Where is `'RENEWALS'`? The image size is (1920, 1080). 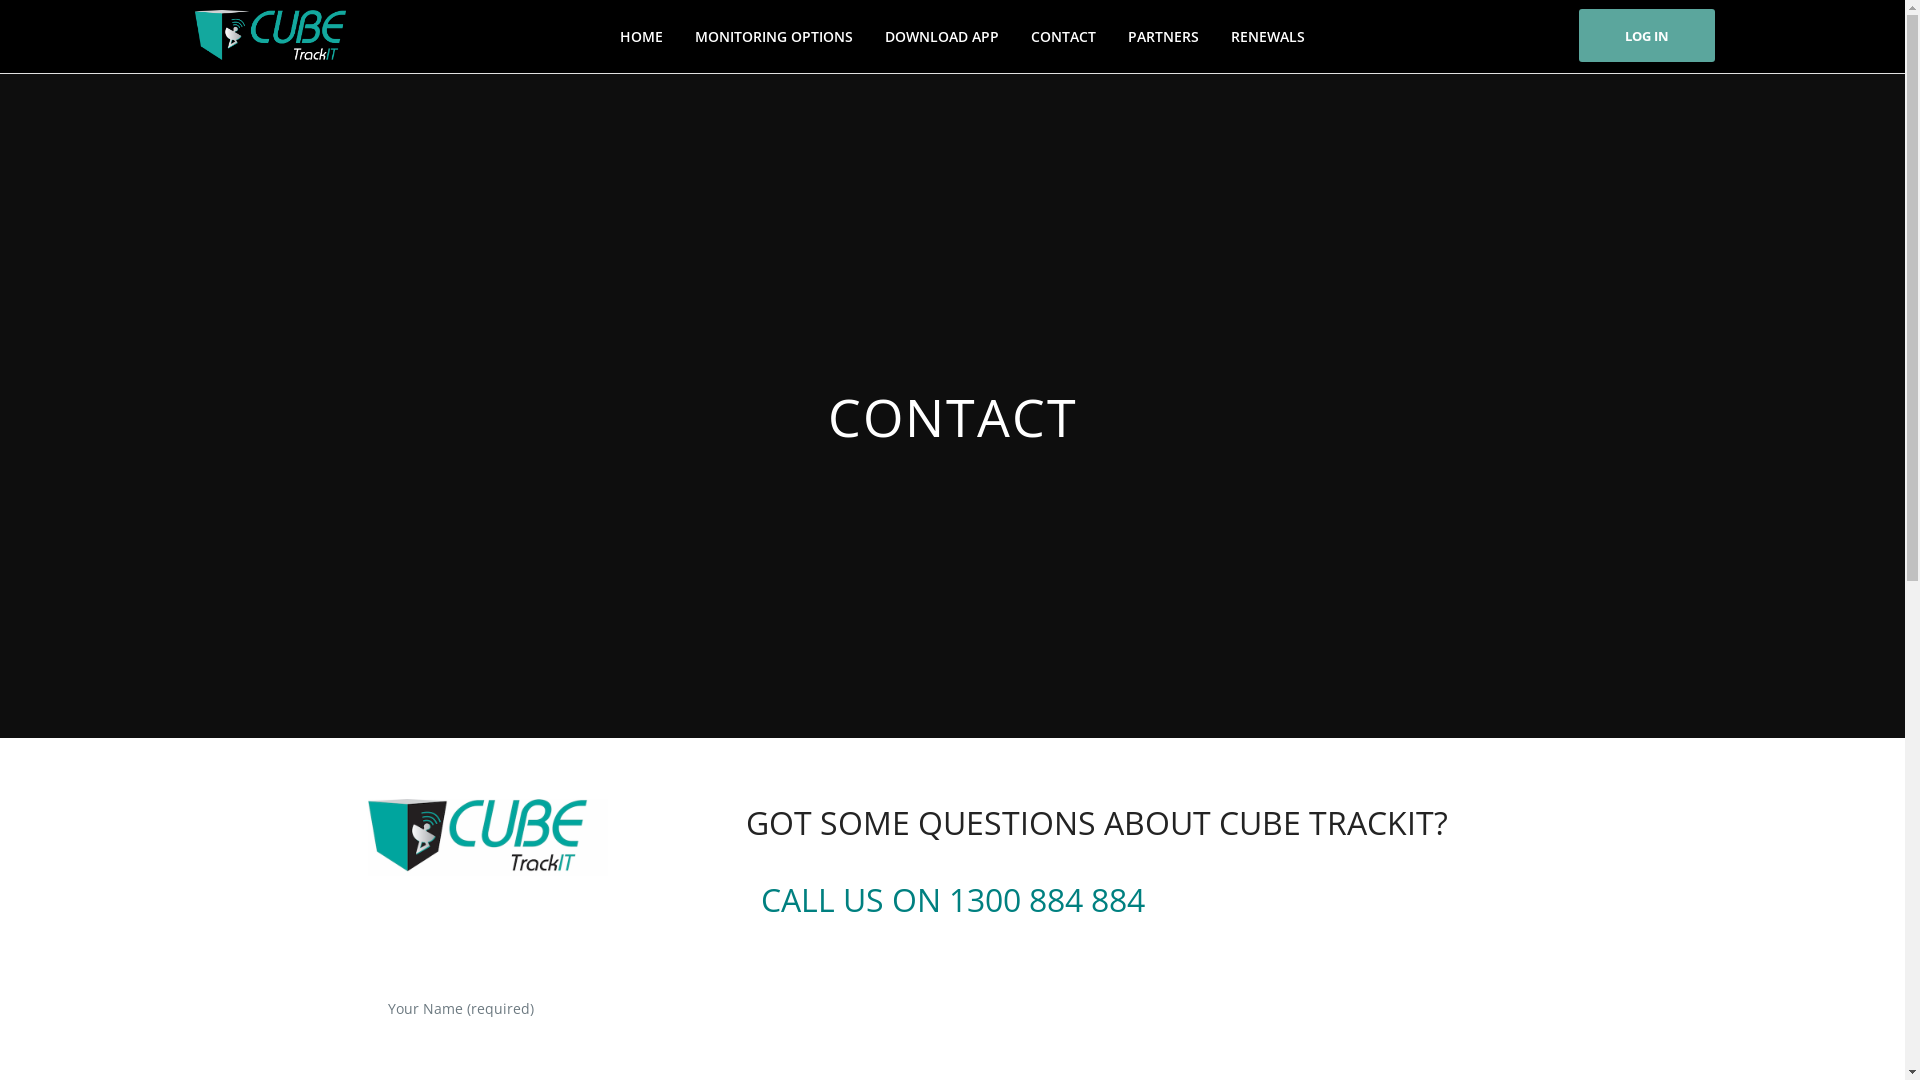
'RENEWALS' is located at coordinates (1266, 36).